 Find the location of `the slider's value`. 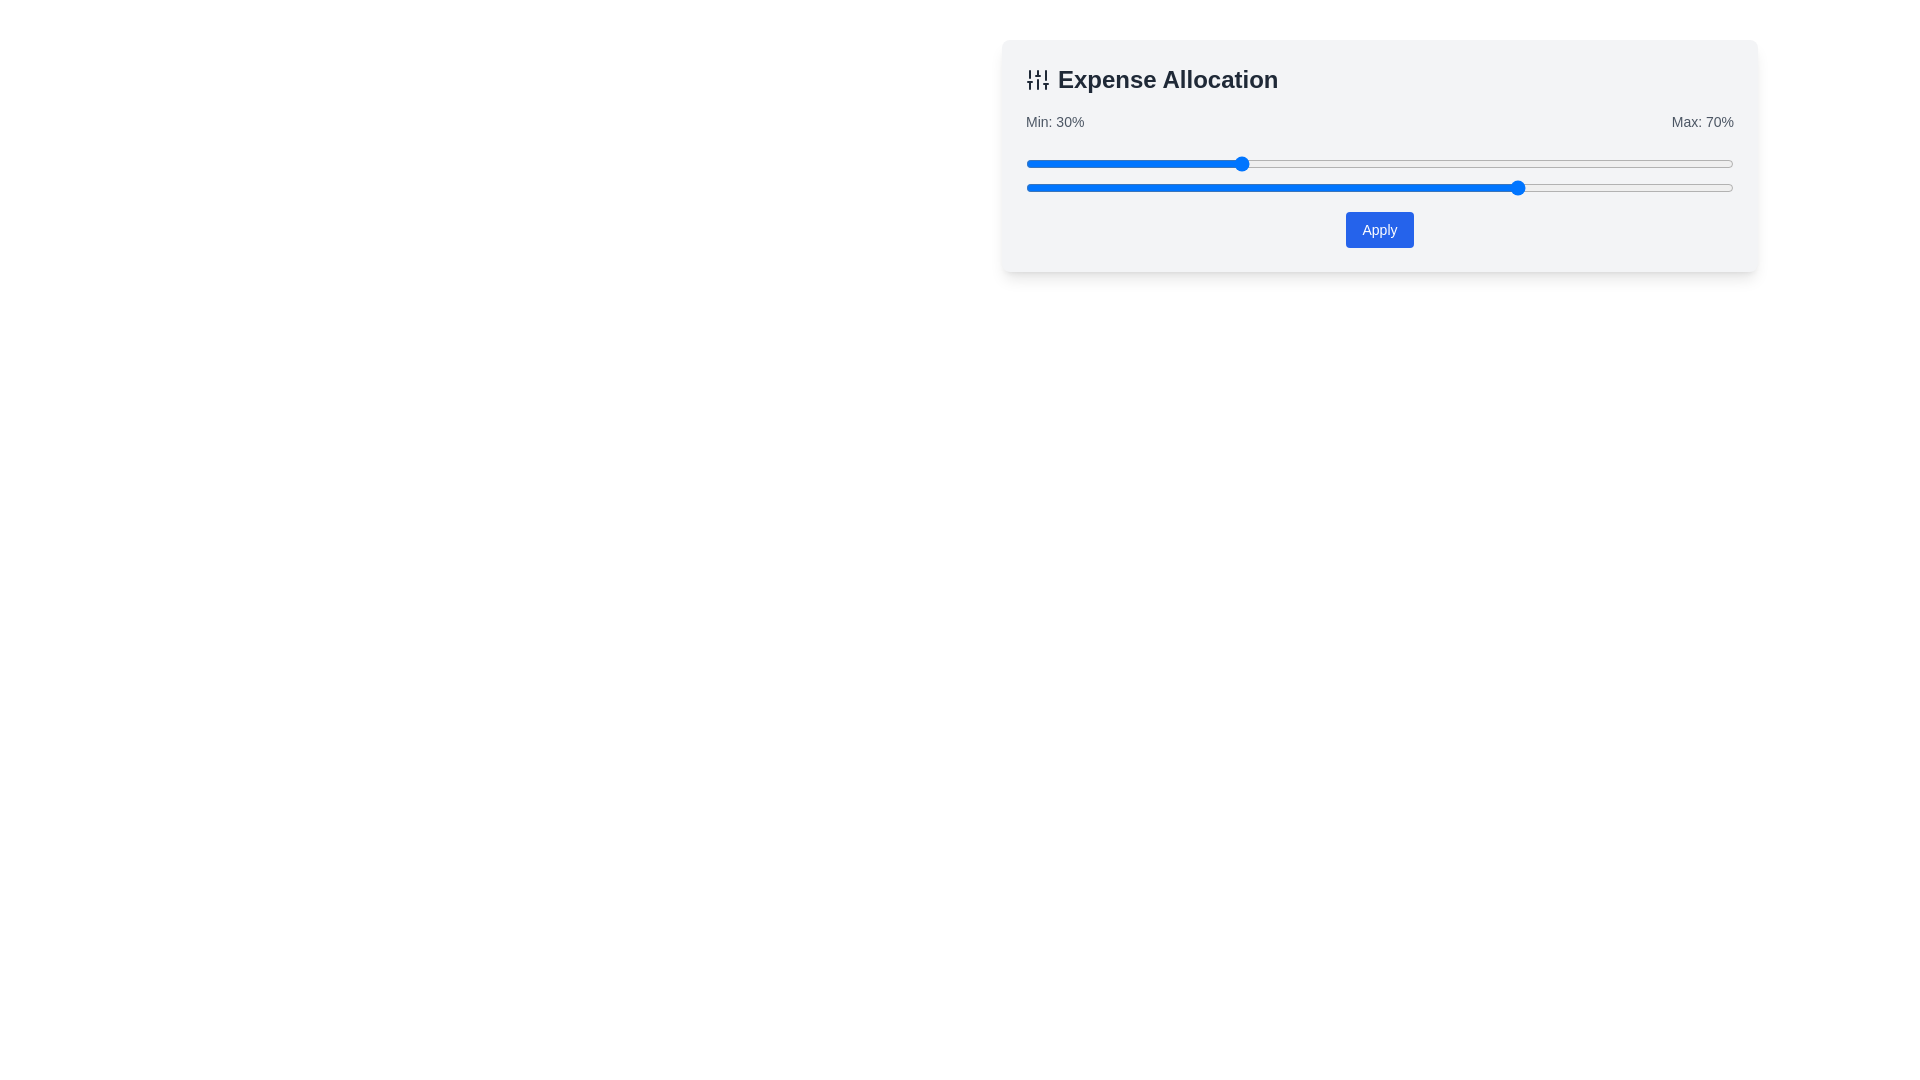

the slider's value is located at coordinates (1337, 188).